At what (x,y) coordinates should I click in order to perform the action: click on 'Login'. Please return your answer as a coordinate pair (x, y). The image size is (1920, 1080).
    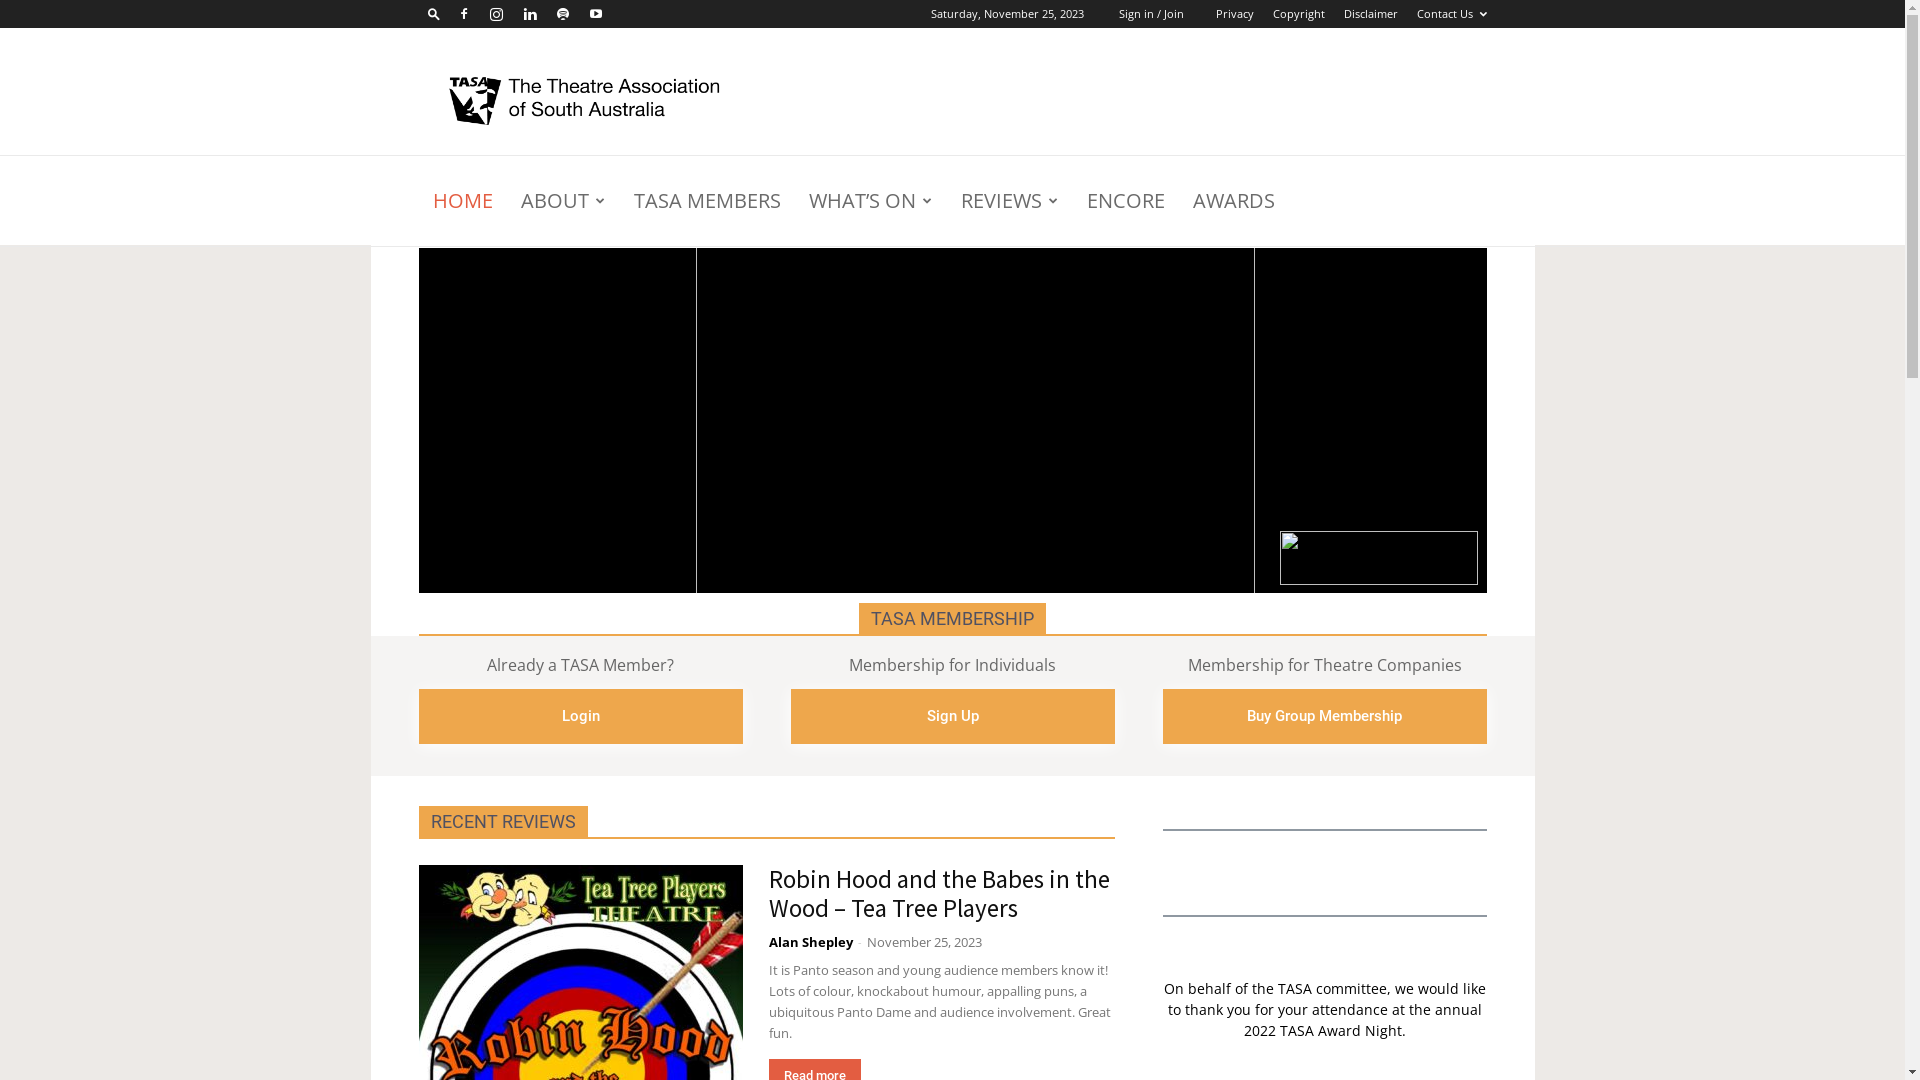
    Looking at the image, I should click on (579, 715).